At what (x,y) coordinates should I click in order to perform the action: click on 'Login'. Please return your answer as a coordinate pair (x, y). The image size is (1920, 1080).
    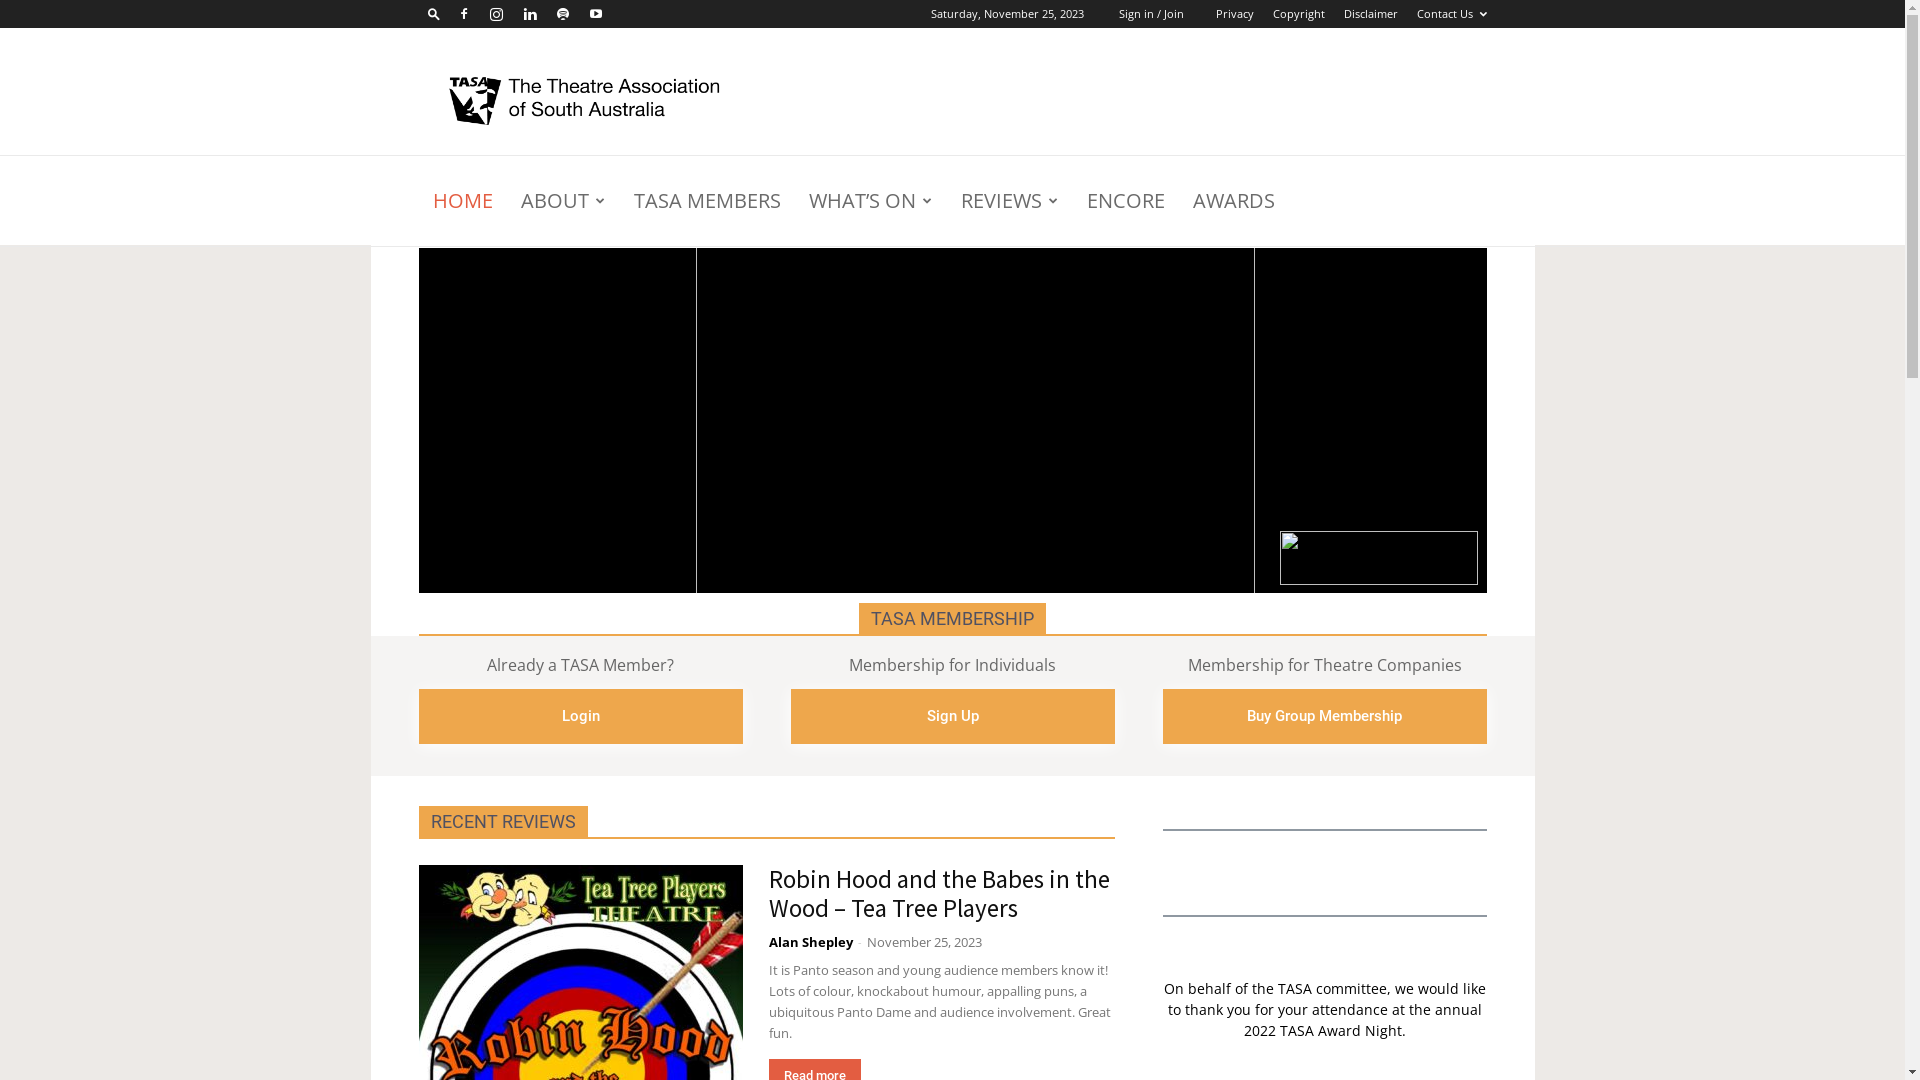
    Looking at the image, I should click on (579, 715).